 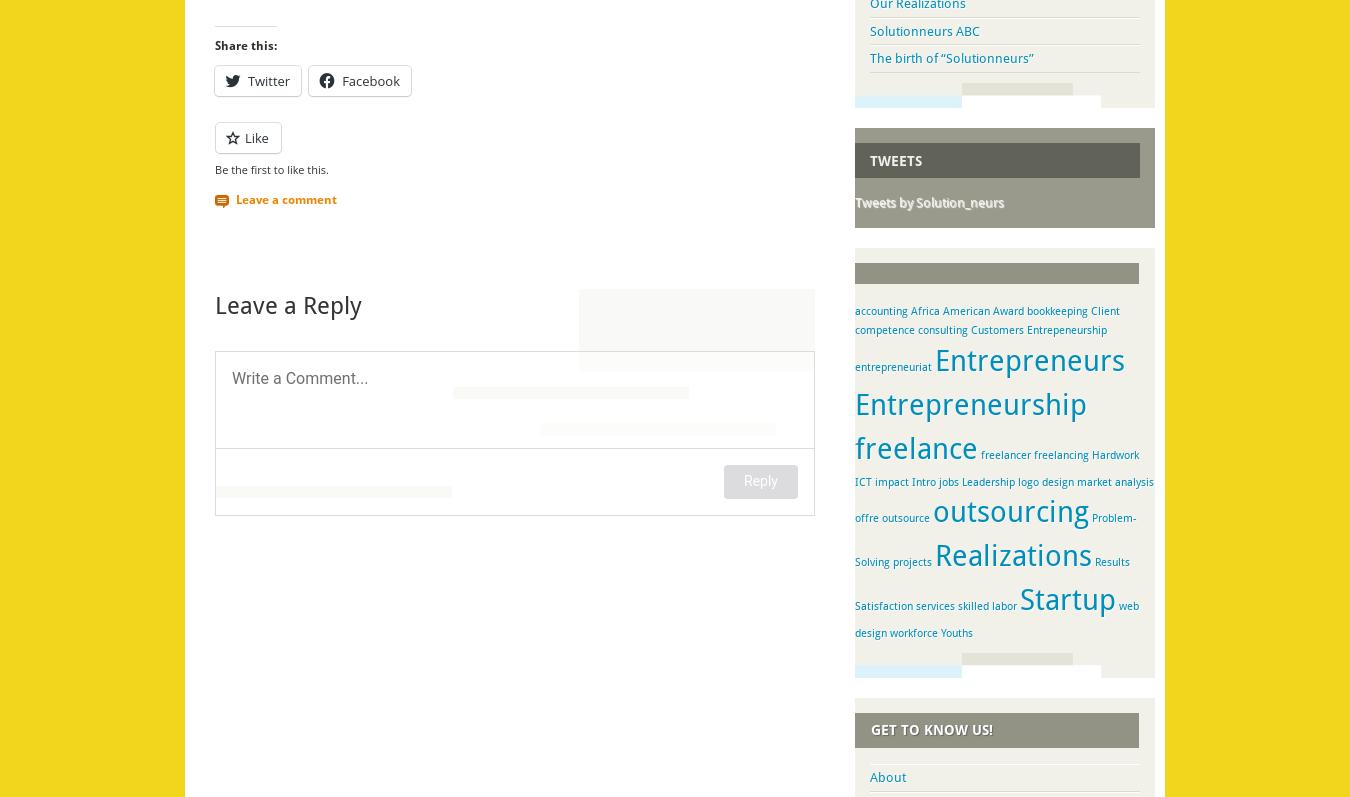 I want to click on 'entrepreneuriat', so click(x=893, y=366).